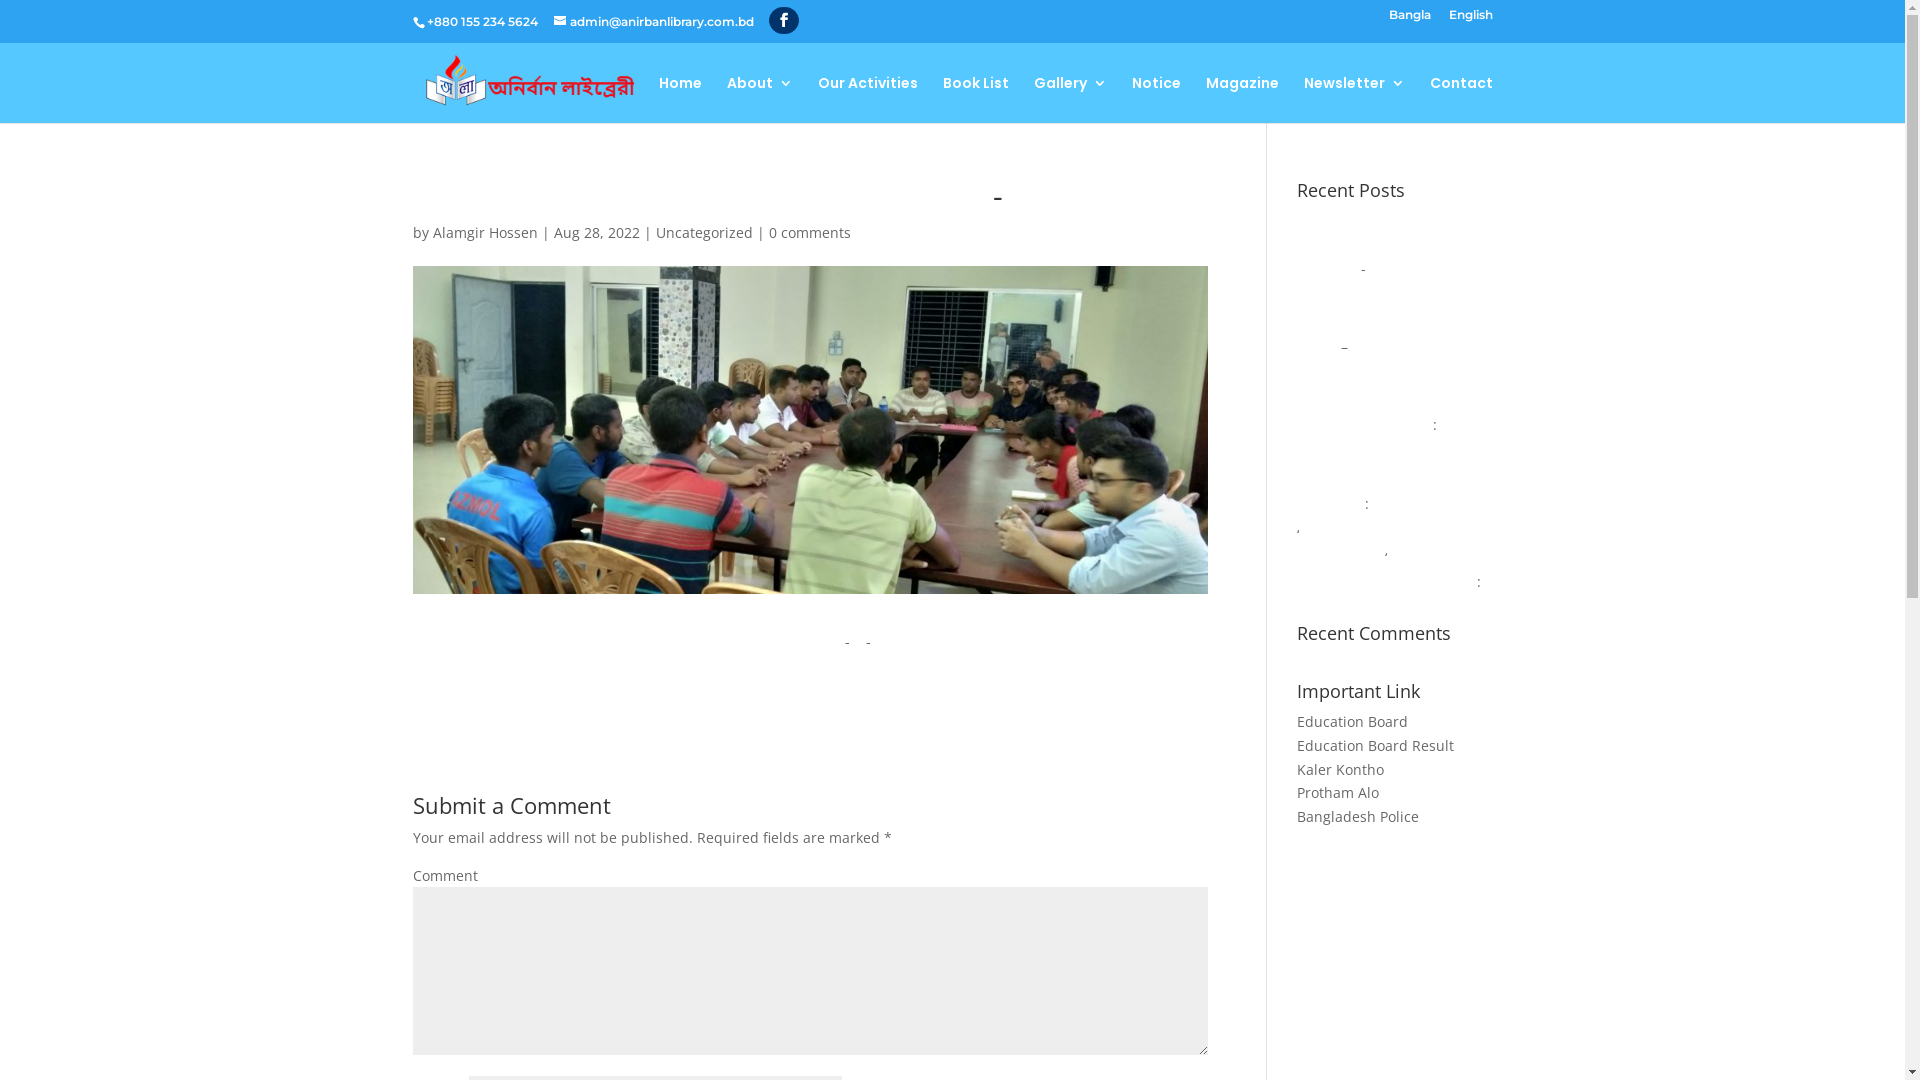  What do you see at coordinates (1374, 745) in the screenshot?
I see `'Education Board Result'` at bounding box center [1374, 745].